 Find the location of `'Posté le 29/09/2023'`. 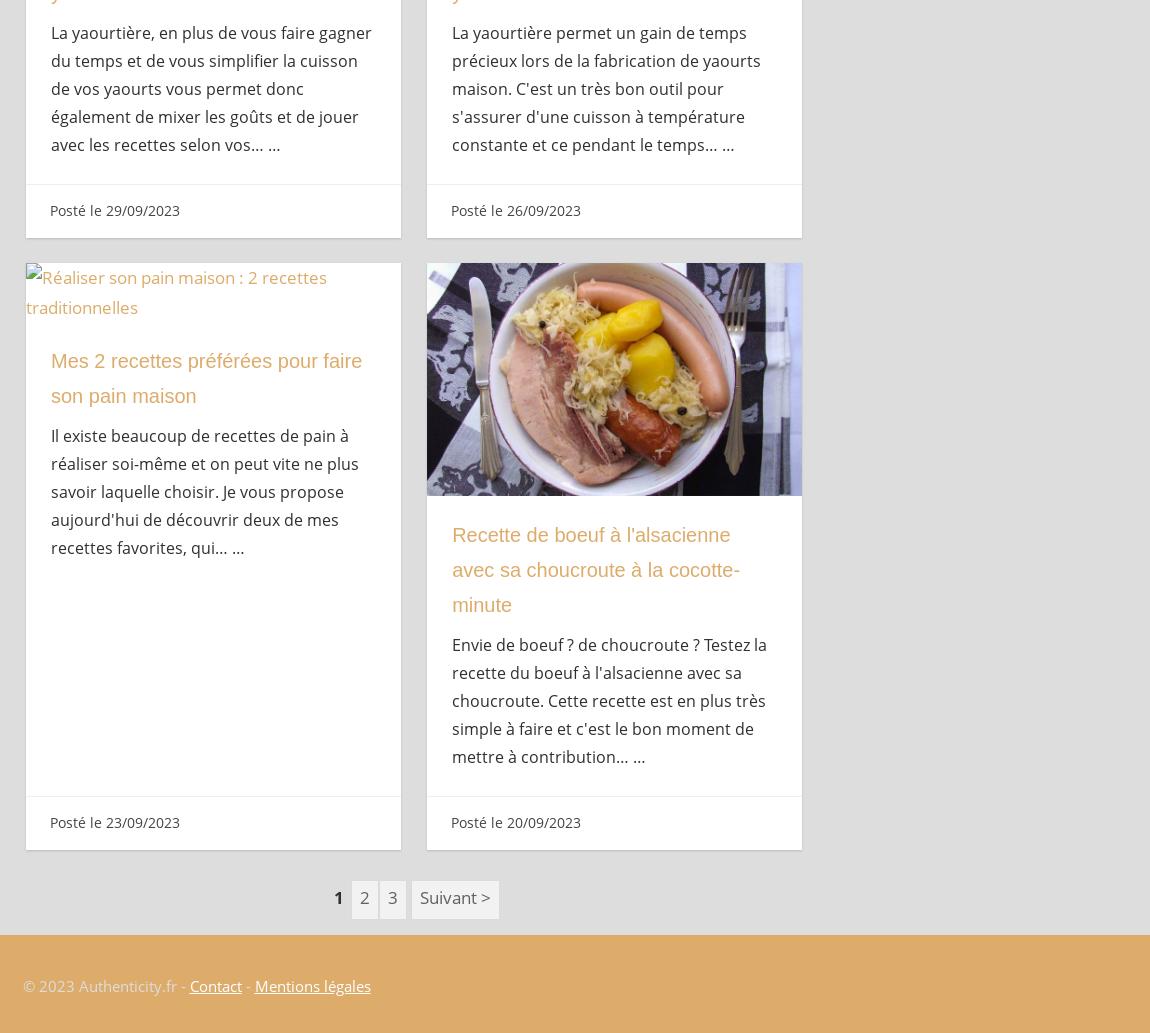

'Posté le 29/09/2023' is located at coordinates (112, 209).